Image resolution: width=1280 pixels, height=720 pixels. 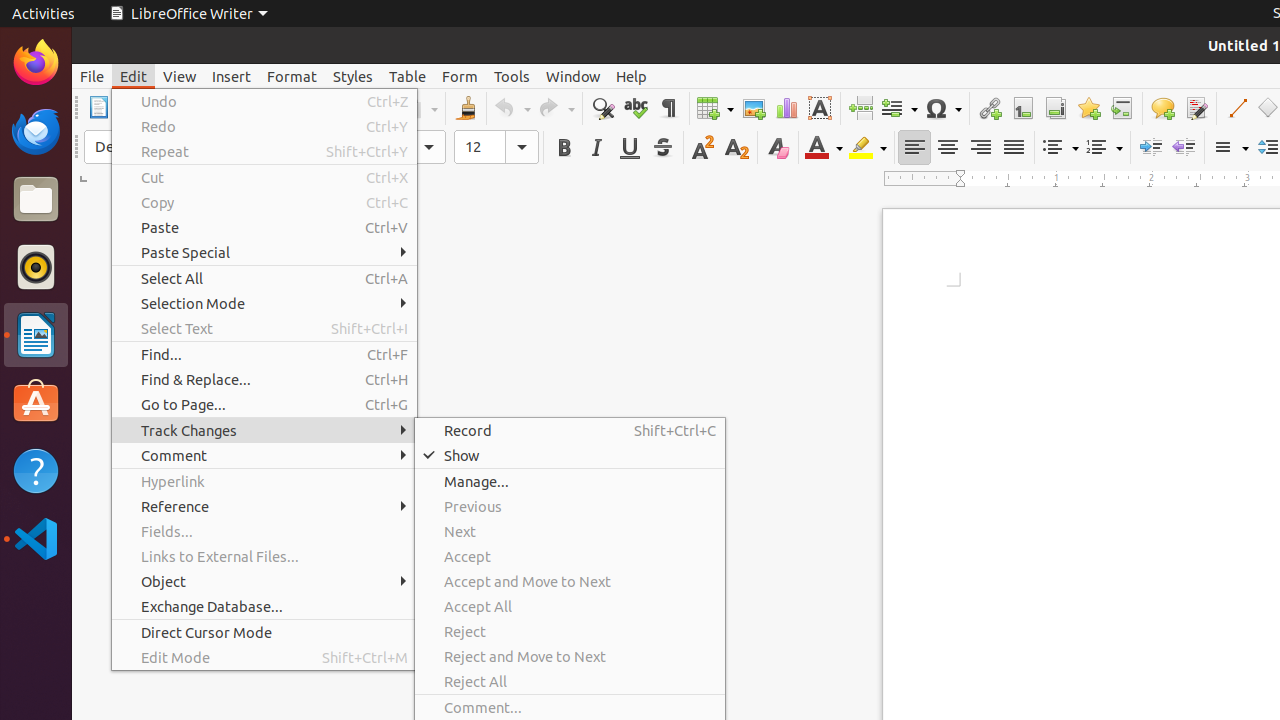 What do you see at coordinates (263, 101) in the screenshot?
I see `'Undo'` at bounding box center [263, 101].